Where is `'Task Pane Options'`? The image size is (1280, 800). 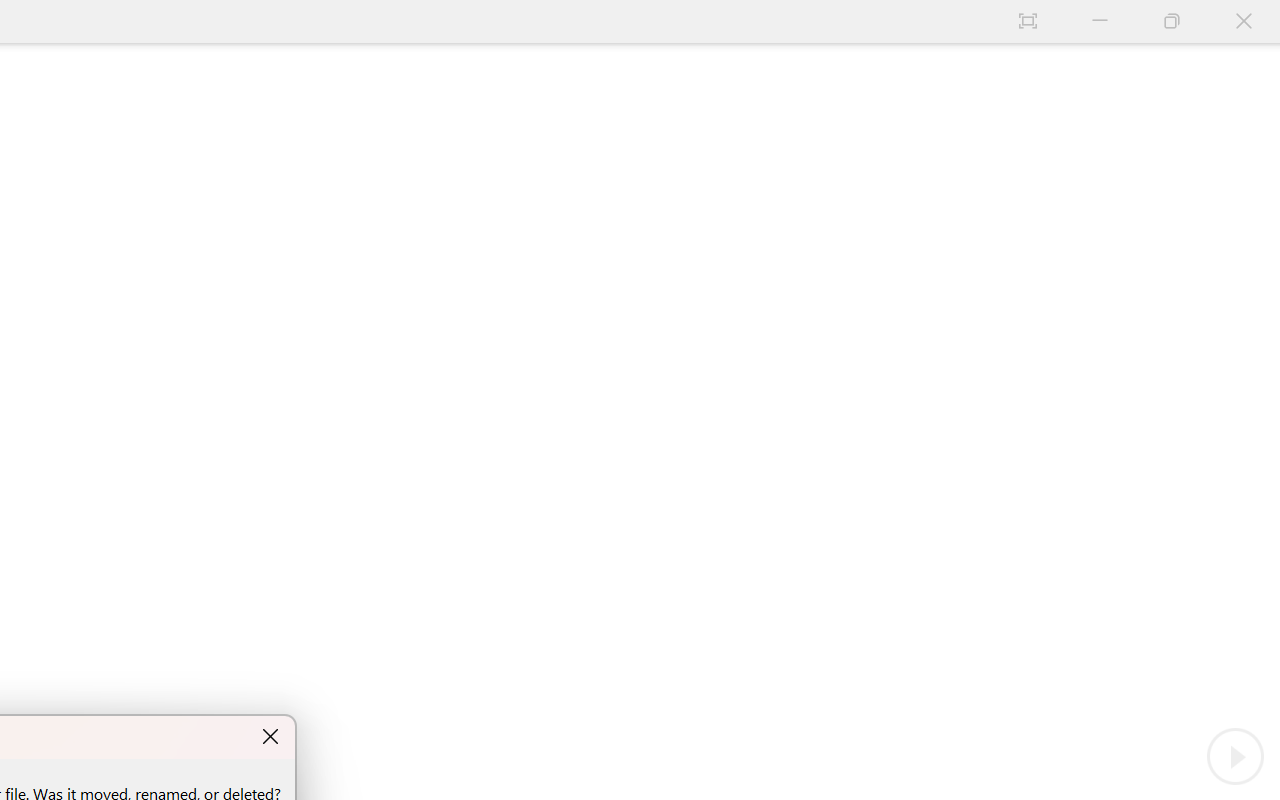
'Task Pane Options' is located at coordinates (1184, 210).